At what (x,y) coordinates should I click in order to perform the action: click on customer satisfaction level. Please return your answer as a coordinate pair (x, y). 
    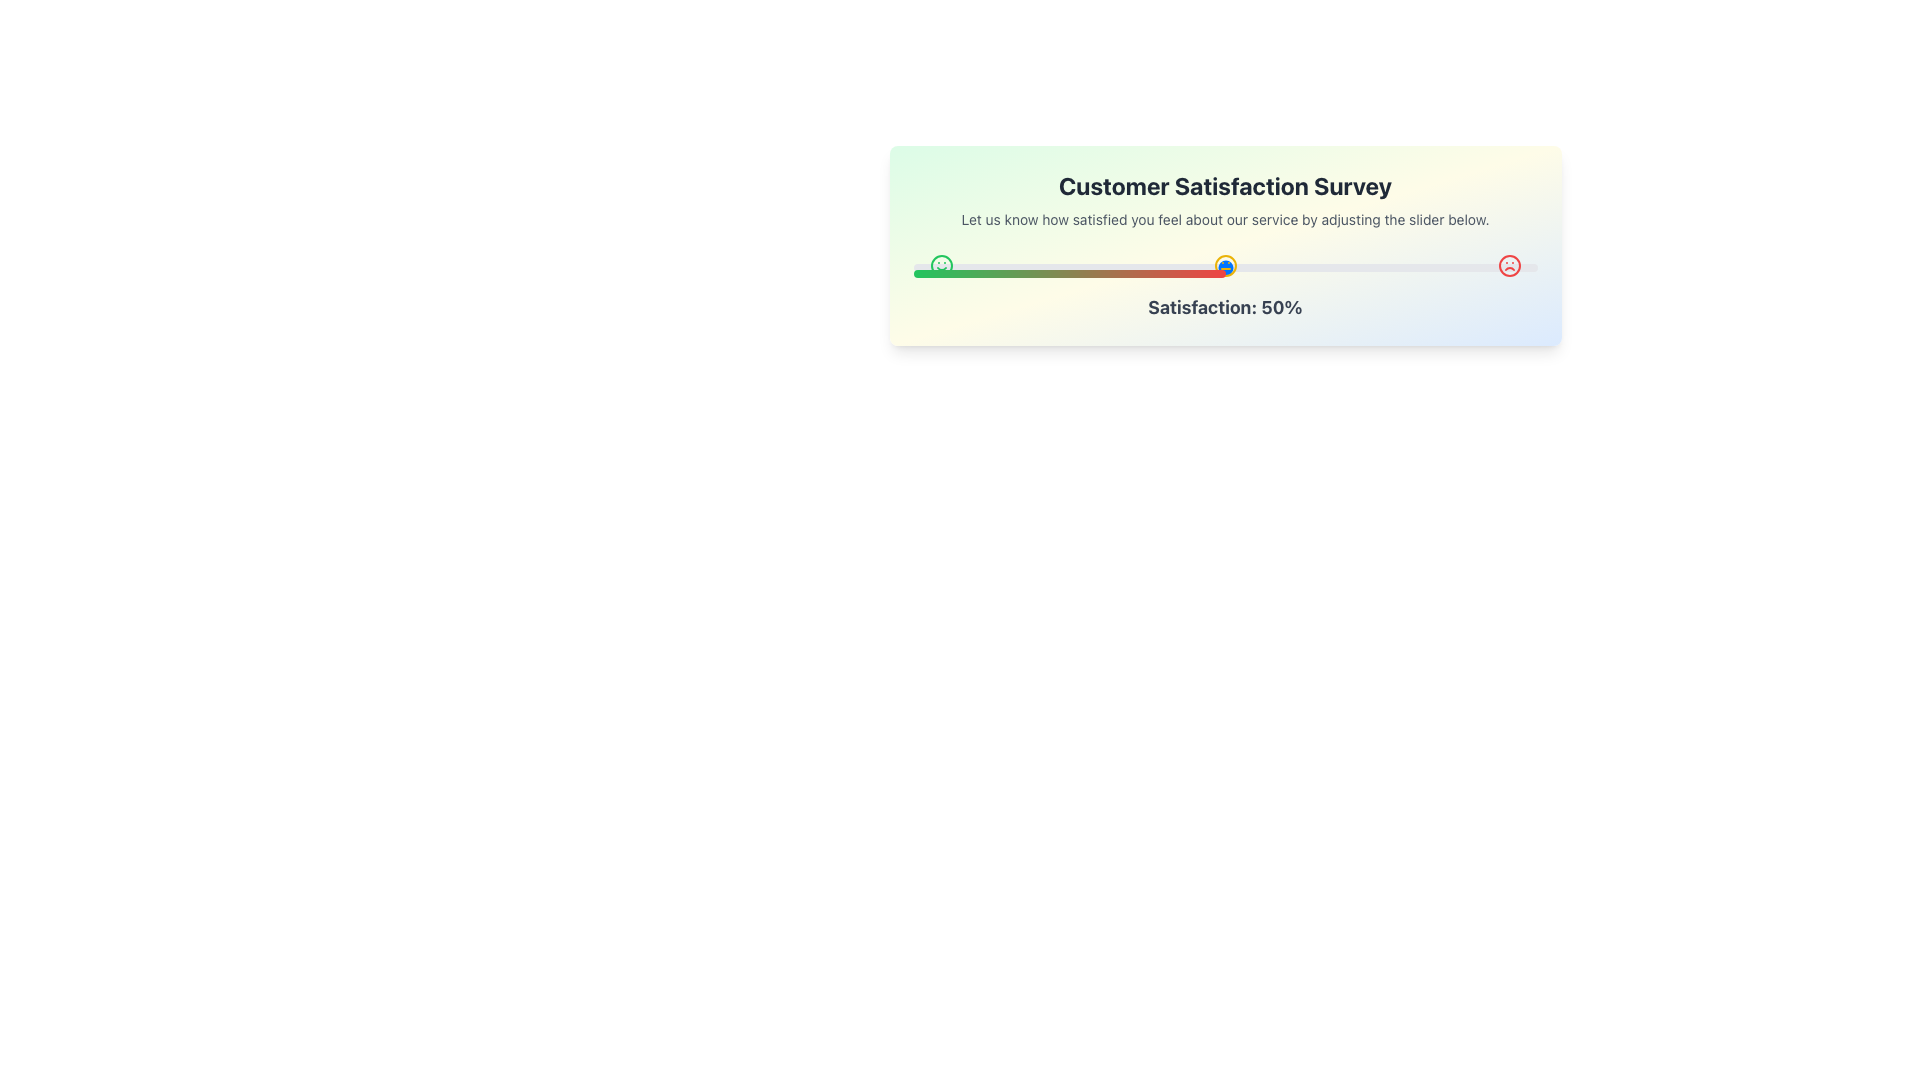
    Looking at the image, I should click on (1181, 266).